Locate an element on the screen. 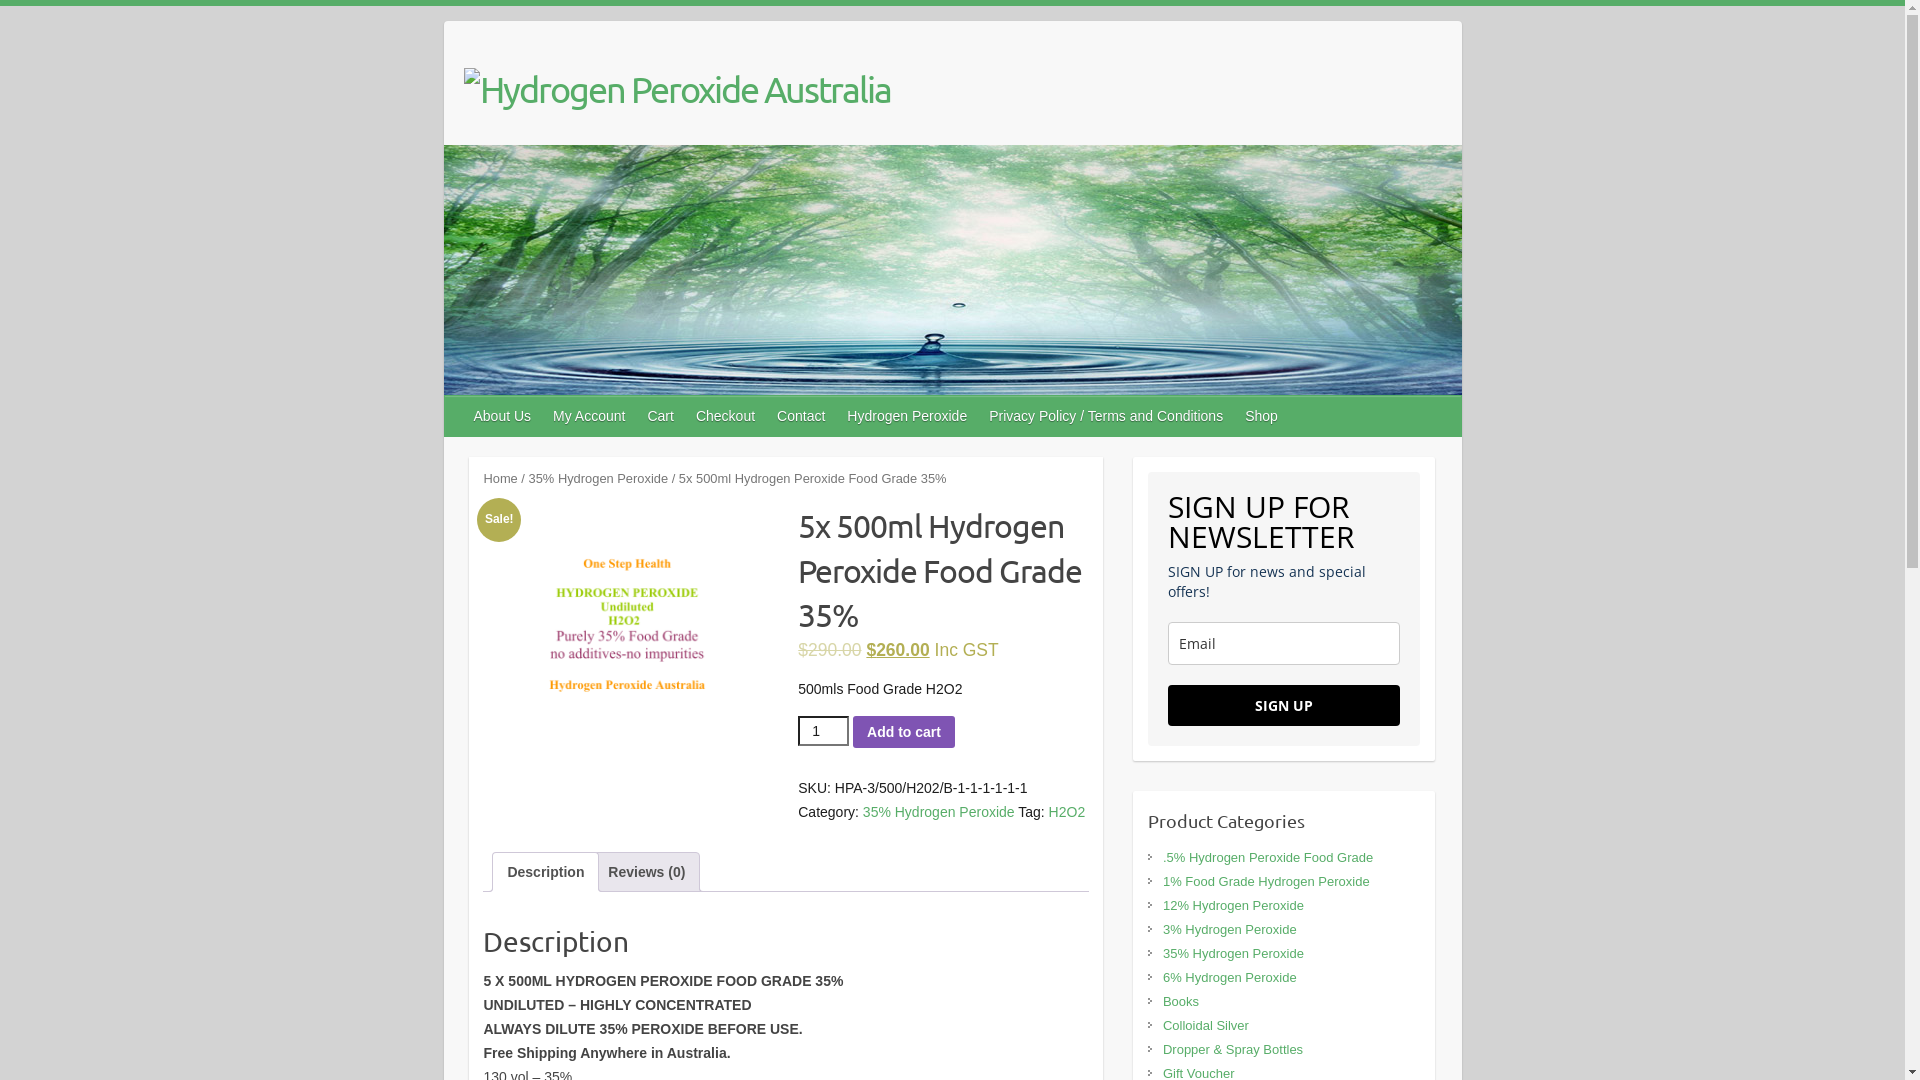 The height and width of the screenshot is (1080, 1920). '35% Hydrogen Peroxide' is located at coordinates (1232, 952).